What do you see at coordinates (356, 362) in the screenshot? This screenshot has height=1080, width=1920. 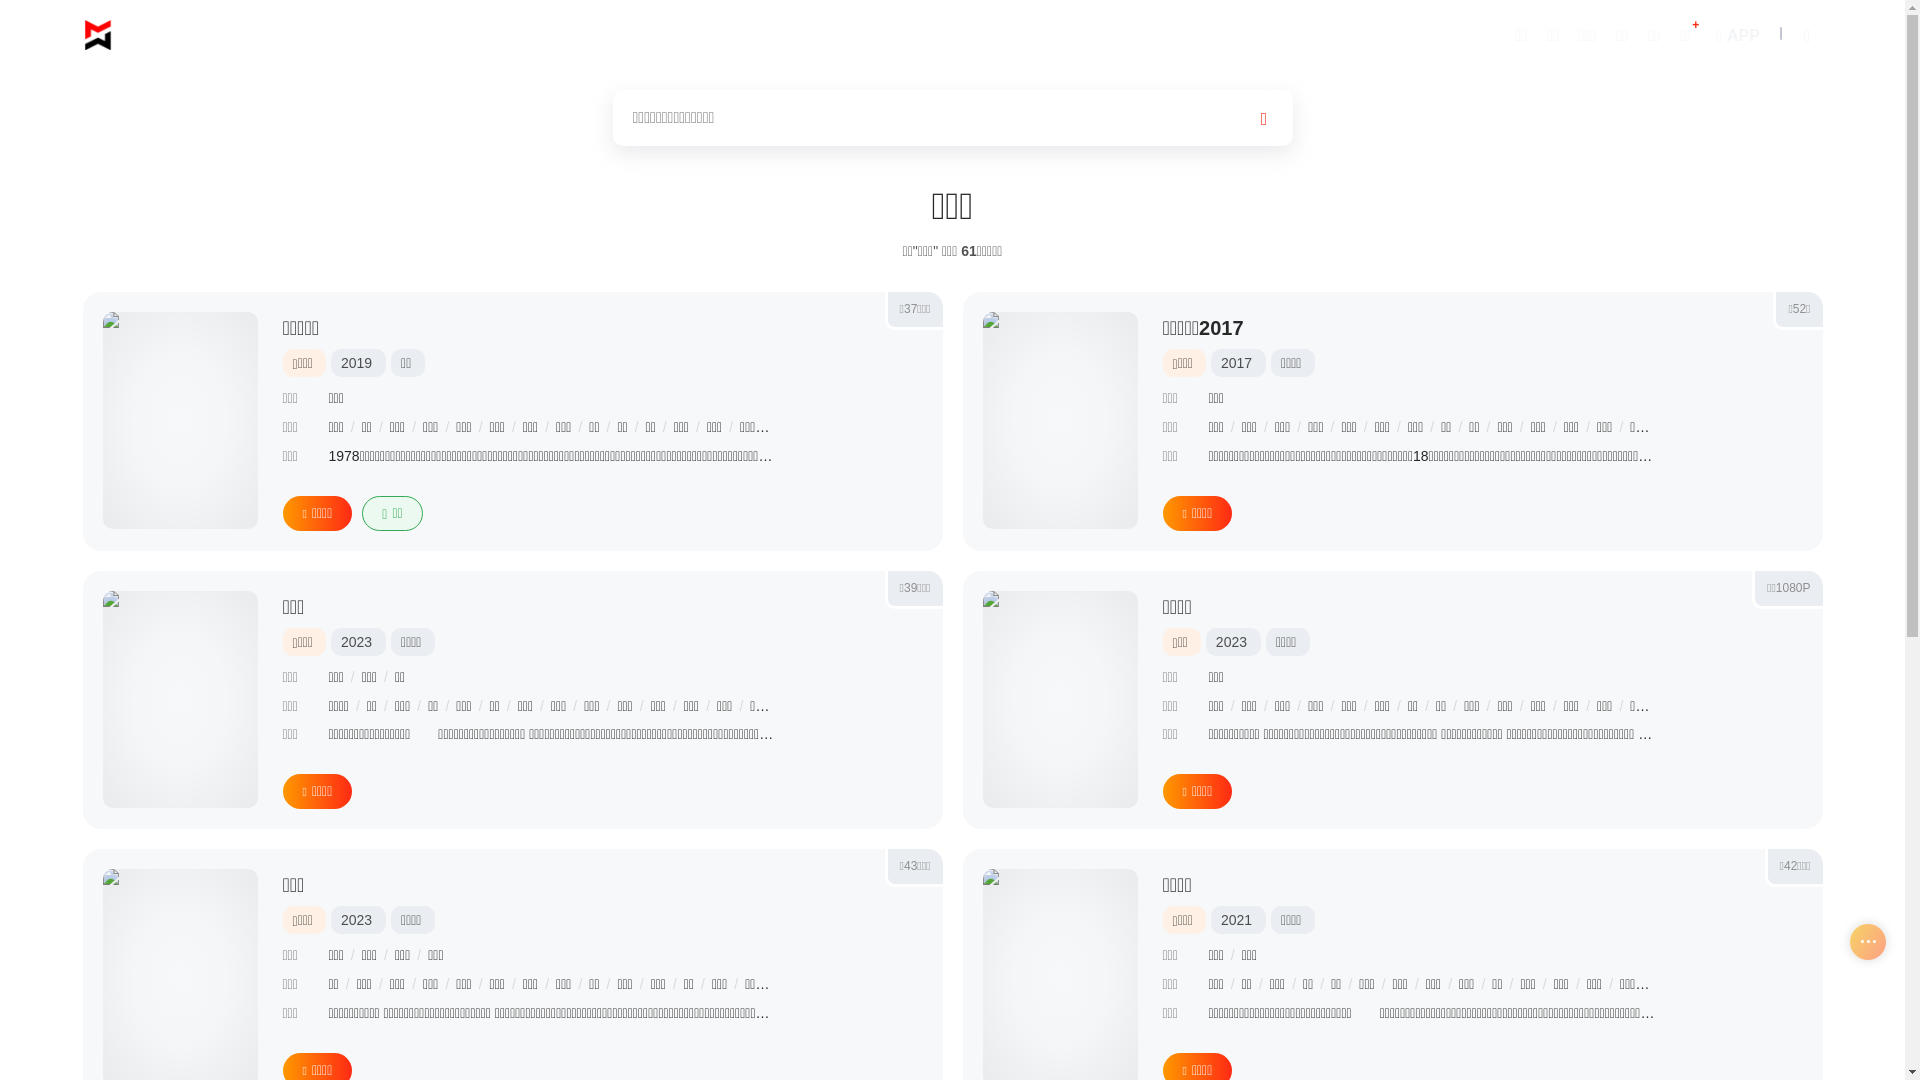 I see `'2019'` at bounding box center [356, 362].